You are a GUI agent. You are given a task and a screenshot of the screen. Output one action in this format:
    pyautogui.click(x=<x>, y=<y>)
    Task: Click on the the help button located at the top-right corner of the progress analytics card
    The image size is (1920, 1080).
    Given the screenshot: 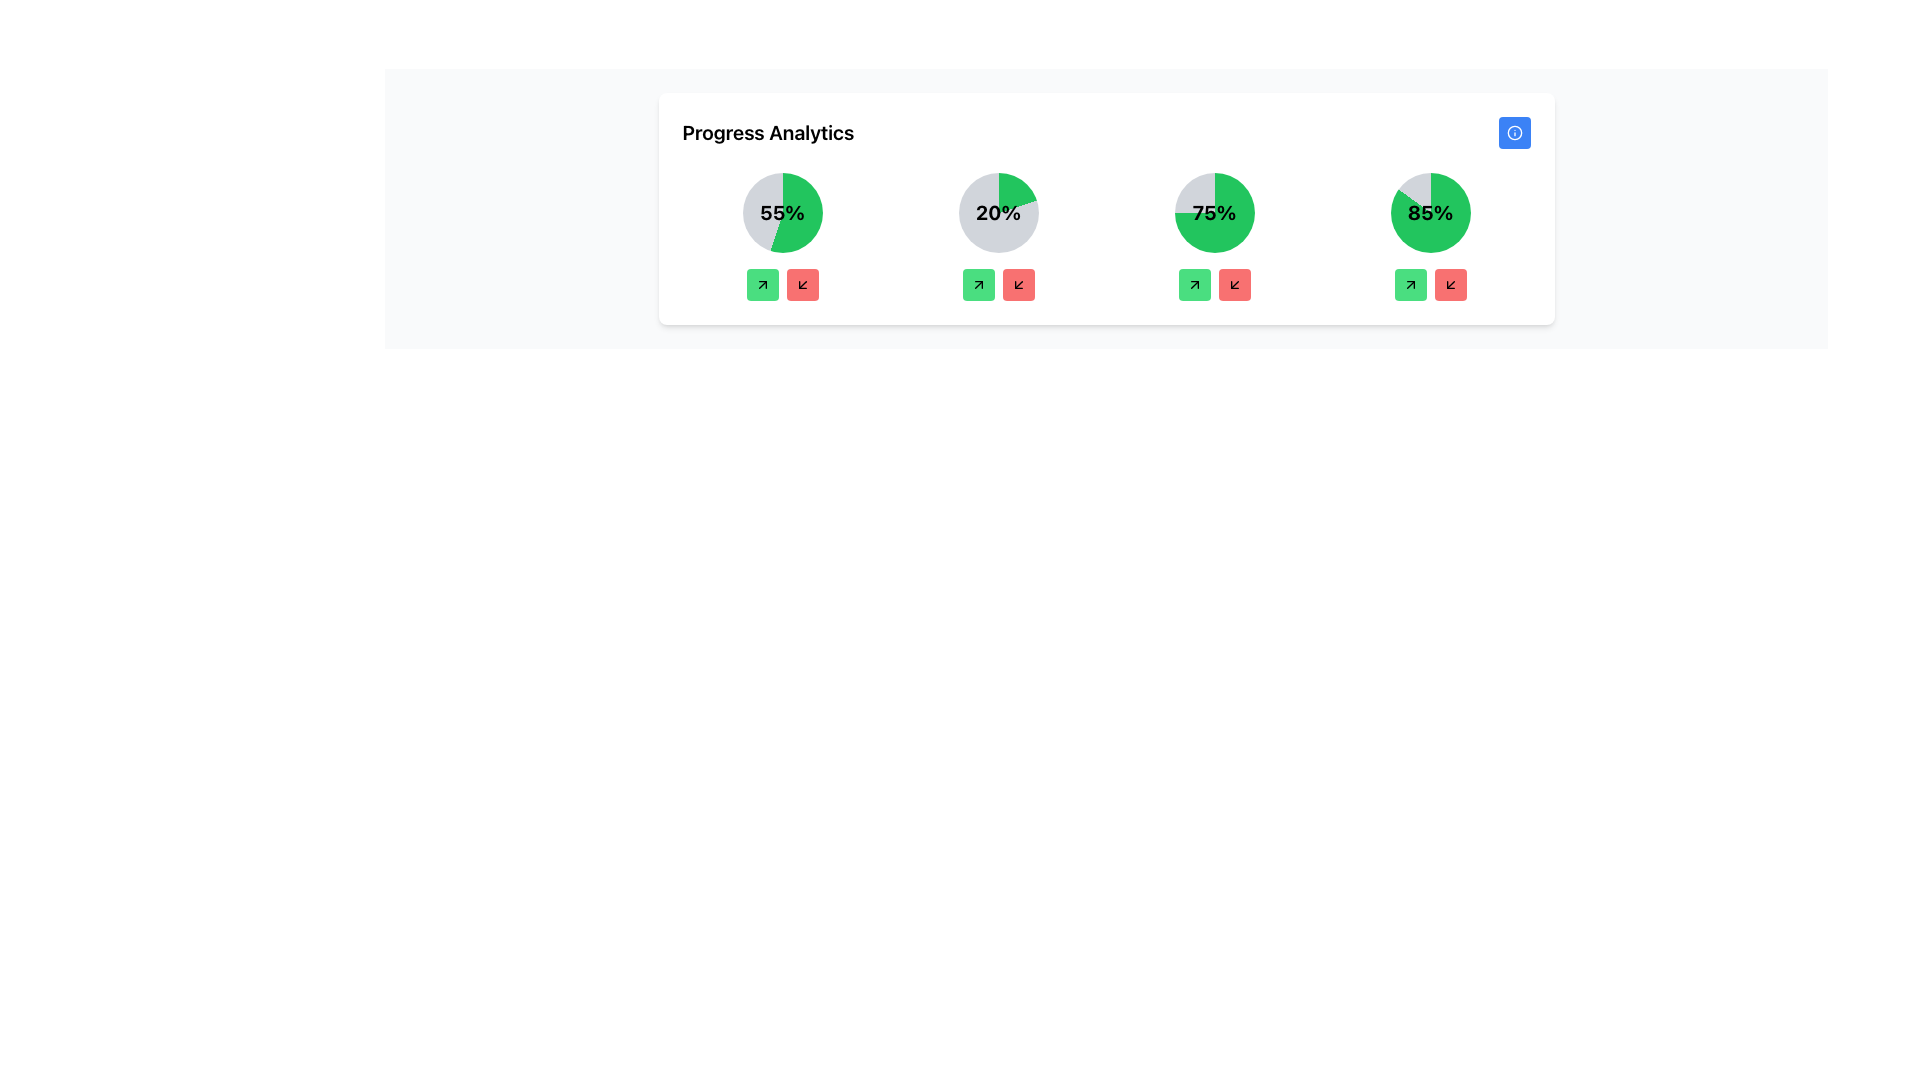 What is the action you would take?
    pyautogui.click(x=1514, y=132)
    